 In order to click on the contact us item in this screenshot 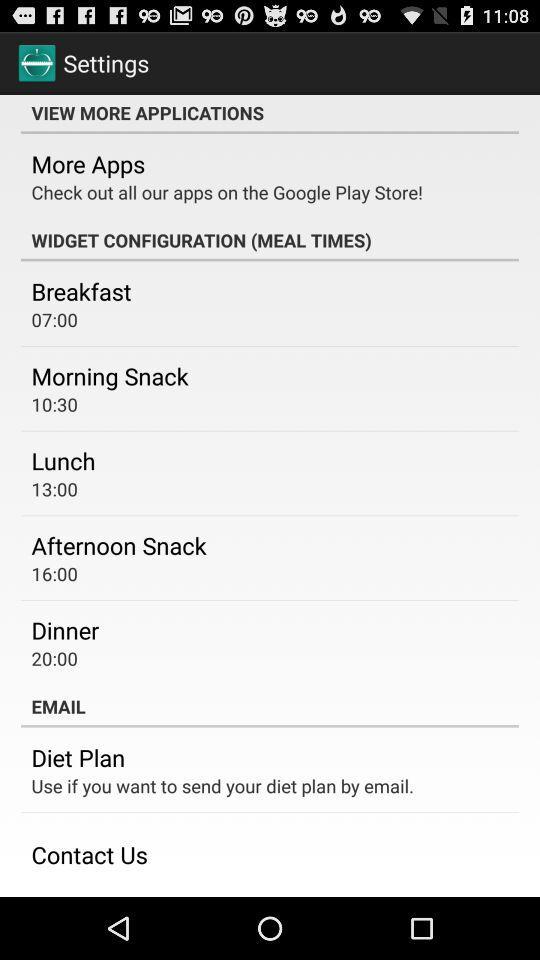, I will do `click(88, 853)`.